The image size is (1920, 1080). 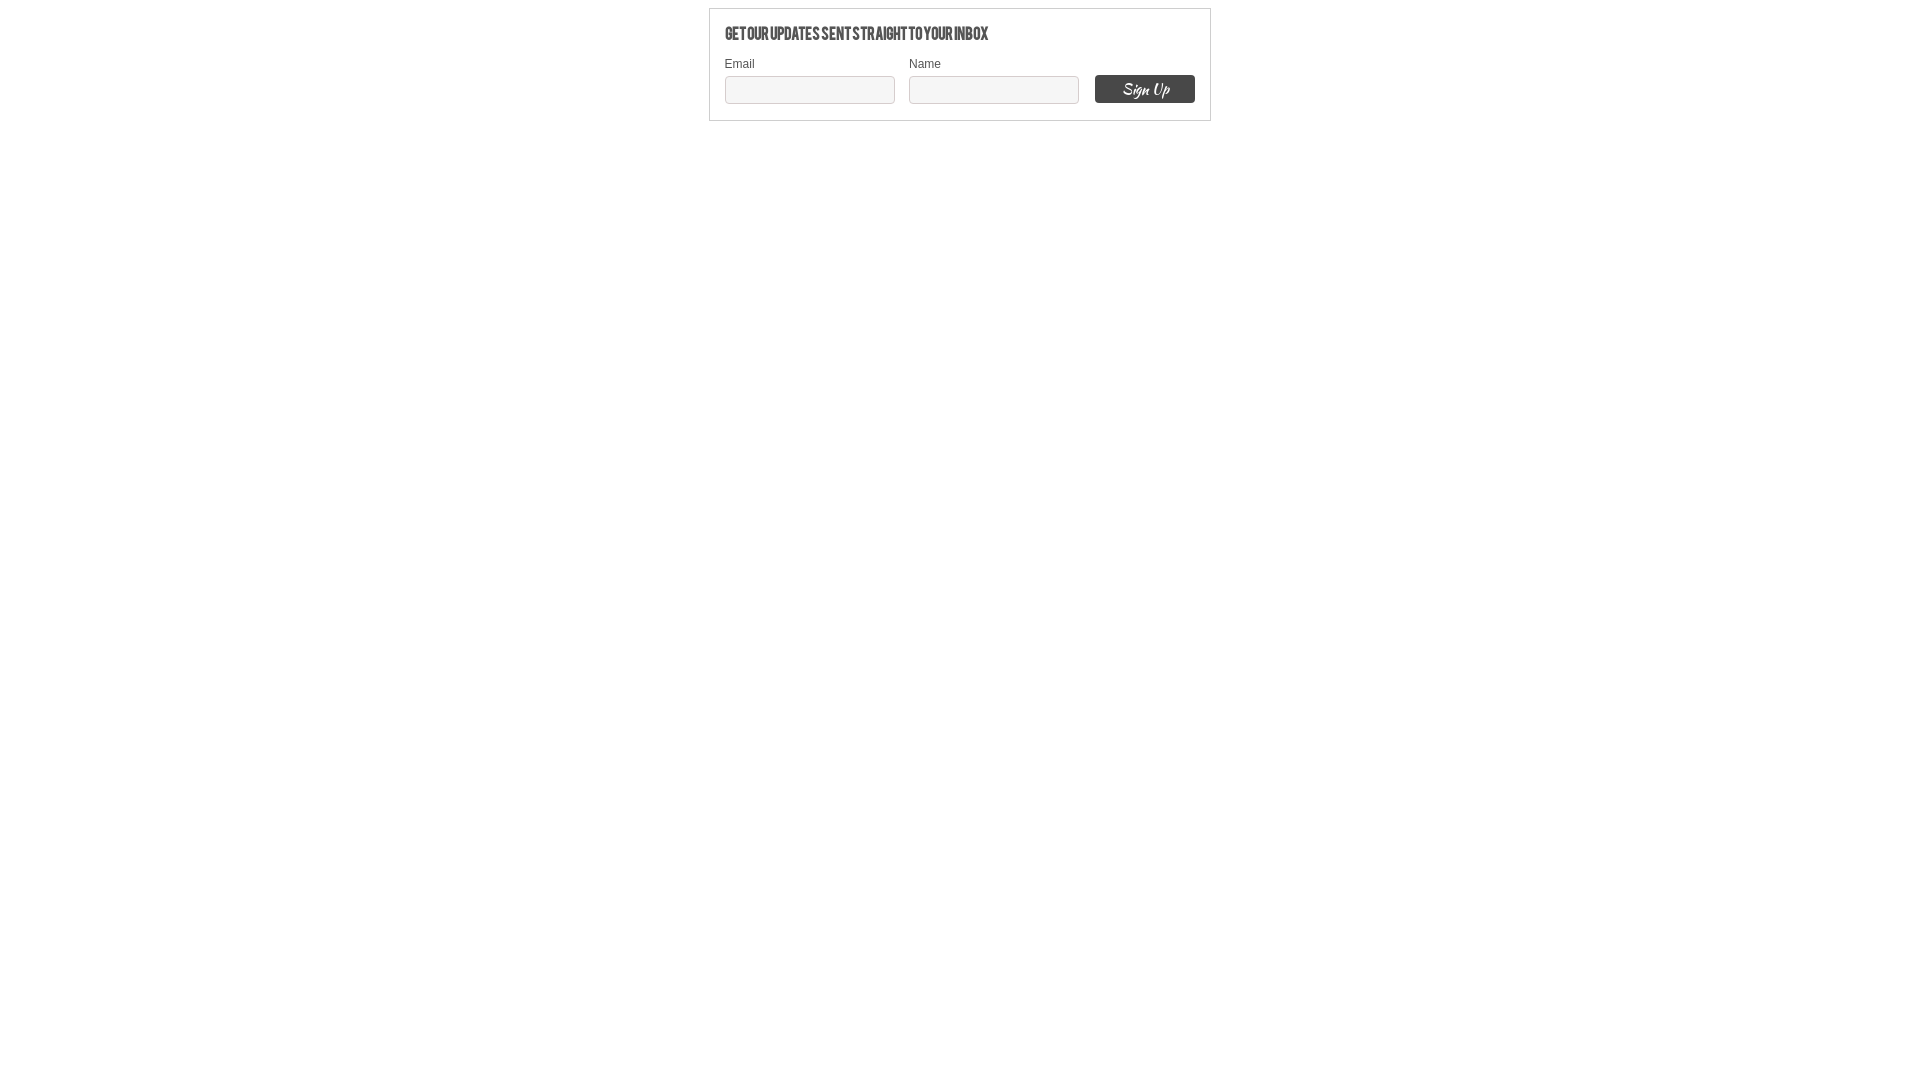 What do you see at coordinates (1145, 87) in the screenshot?
I see `'Sign Up'` at bounding box center [1145, 87].